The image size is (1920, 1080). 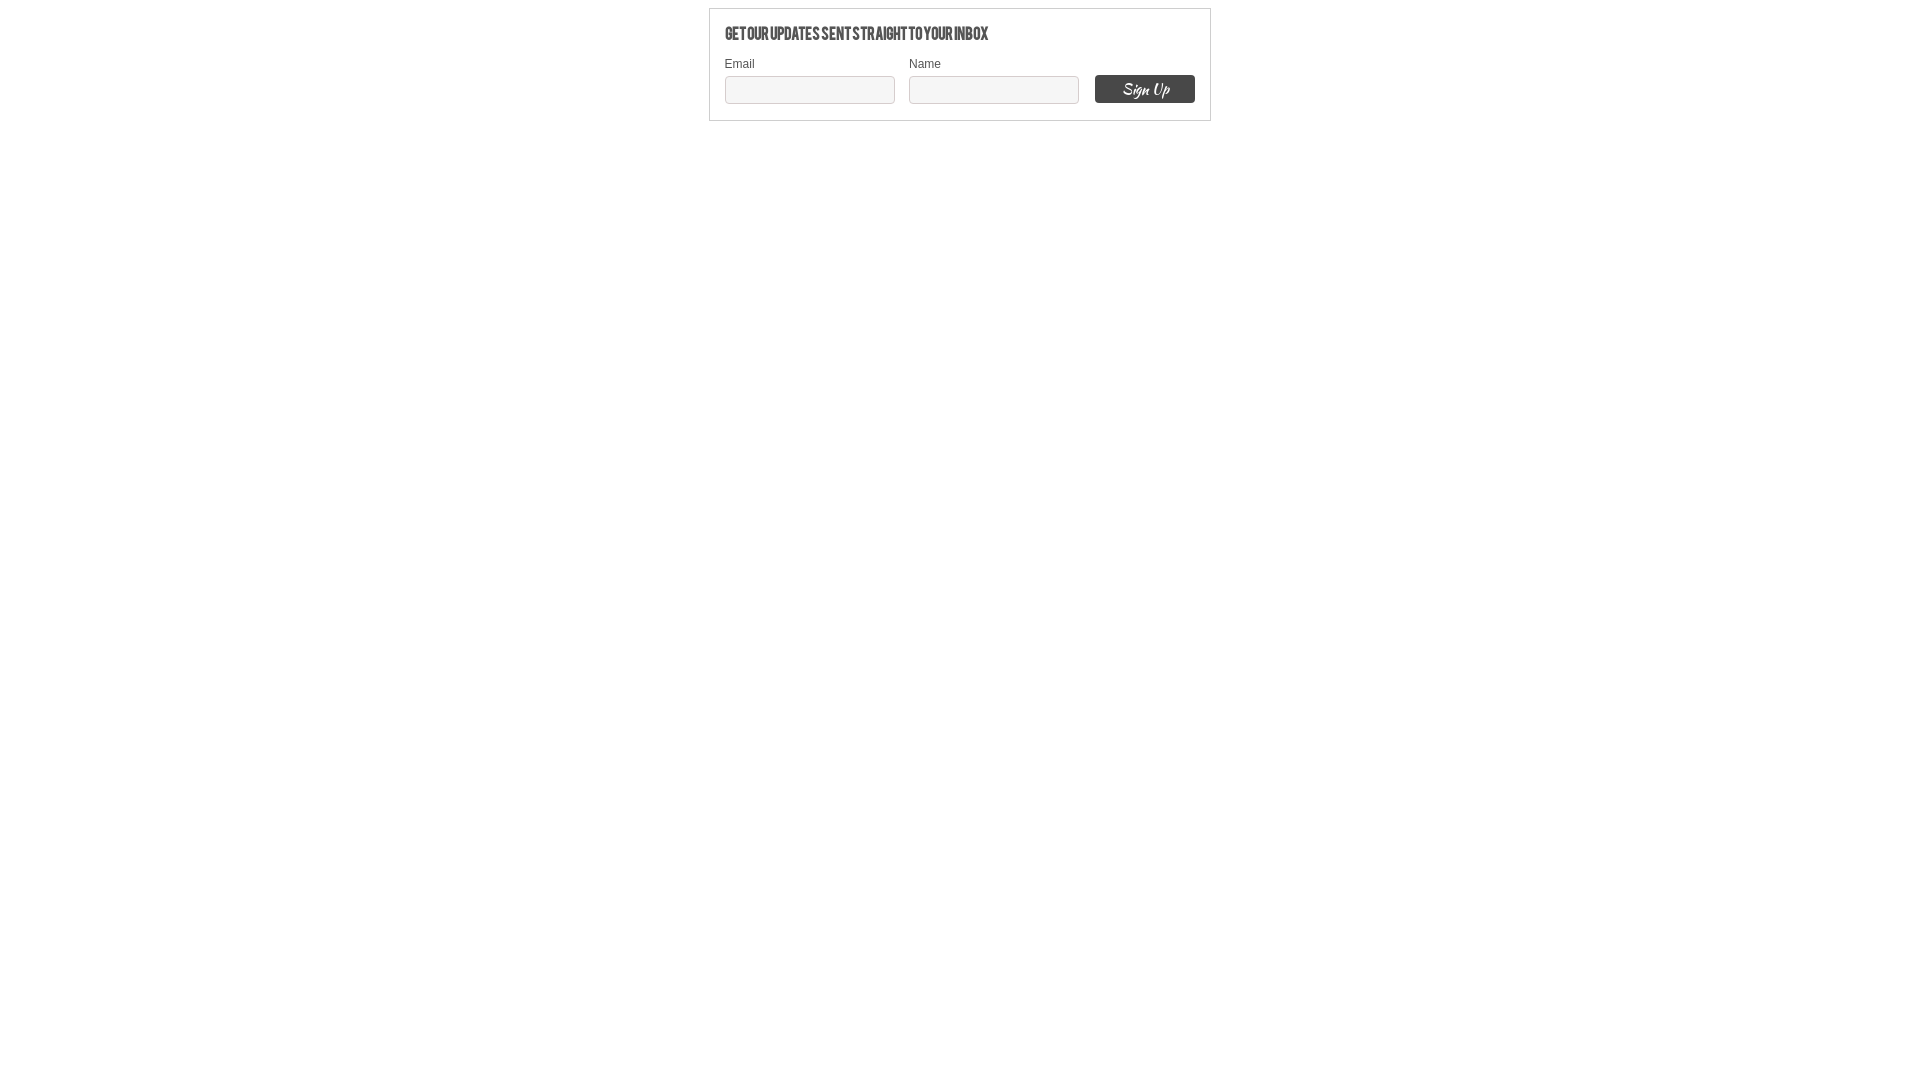 What do you see at coordinates (1145, 87) in the screenshot?
I see `'Sign Up'` at bounding box center [1145, 87].